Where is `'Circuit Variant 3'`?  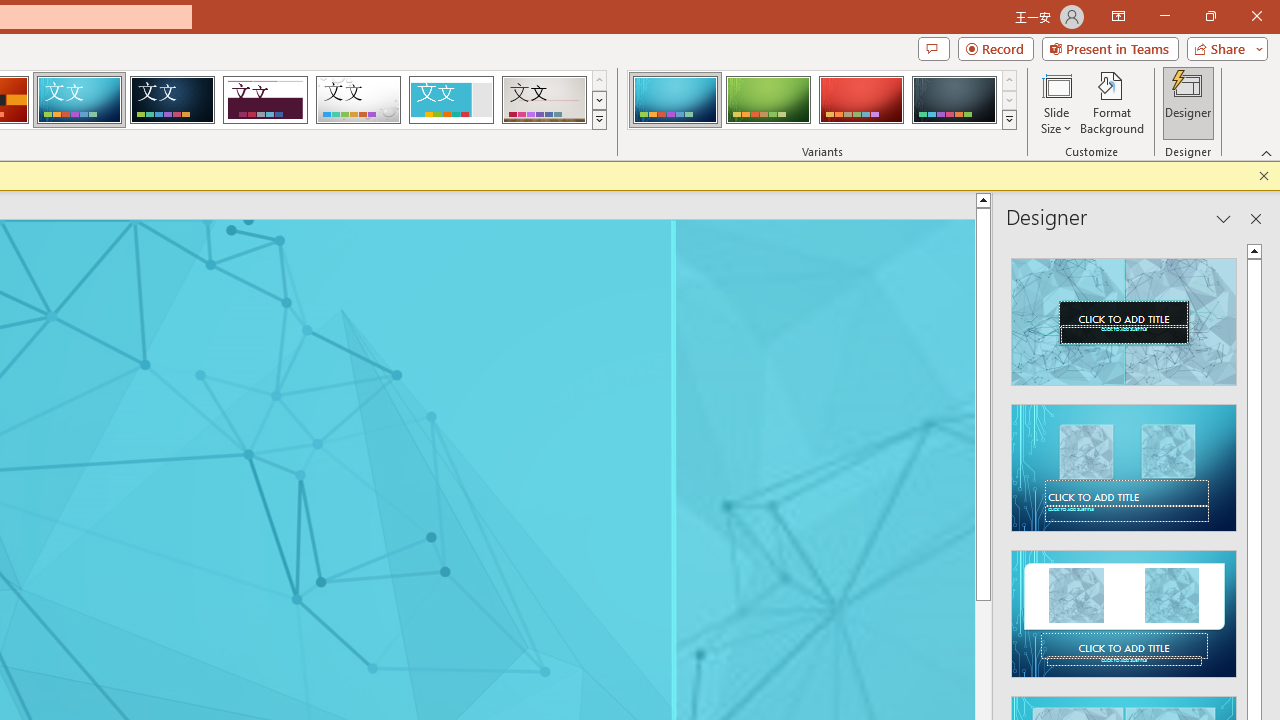
'Circuit Variant 3' is located at coordinates (861, 100).